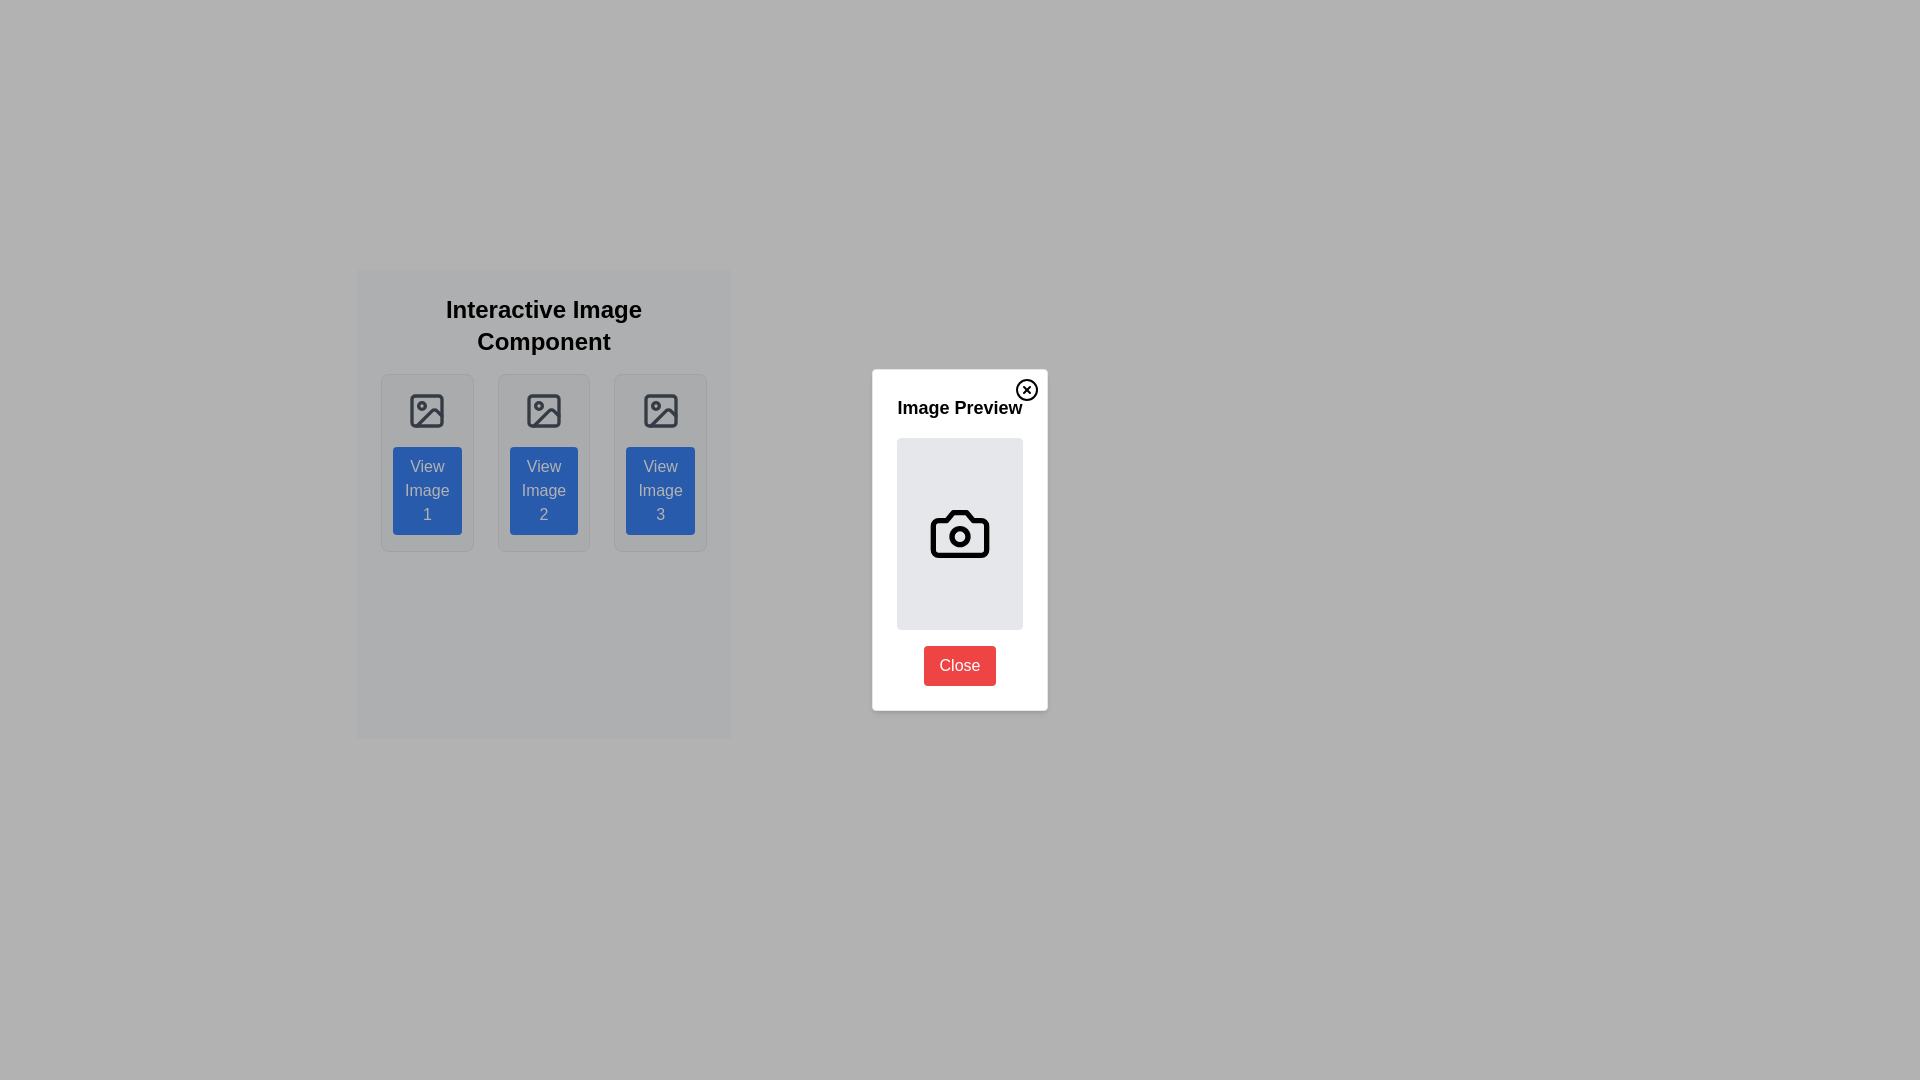 This screenshot has height=1080, width=1920. What do you see at coordinates (960, 532) in the screenshot?
I see `the camera icon located in the center of the gray section within the 'Image Preview' modal` at bounding box center [960, 532].